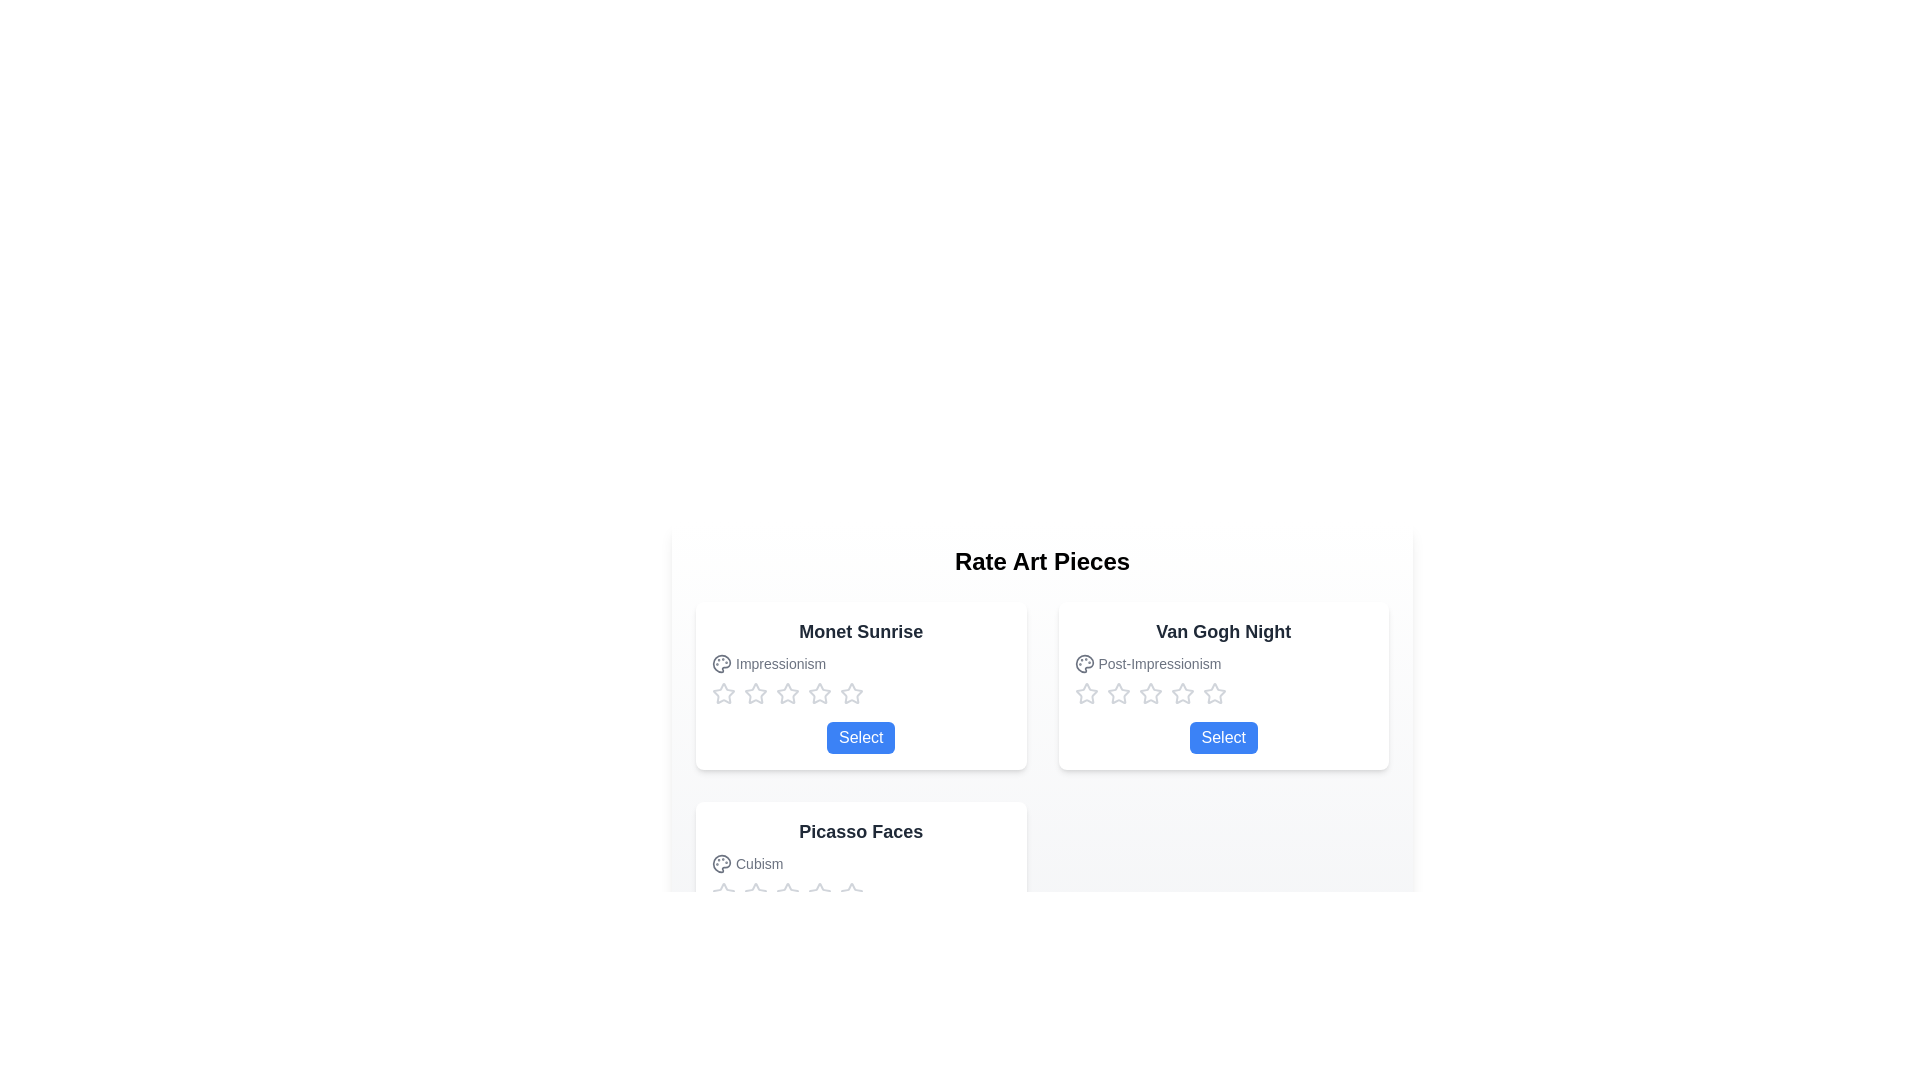 This screenshot has width=1920, height=1080. Describe the element at coordinates (1083, 663) in the screenshot. I see `the icon representing the art style 'Post-Impressionism' in the 'Van Gogh Night' card within the 'Rate Art Pieces' interface` at that location.